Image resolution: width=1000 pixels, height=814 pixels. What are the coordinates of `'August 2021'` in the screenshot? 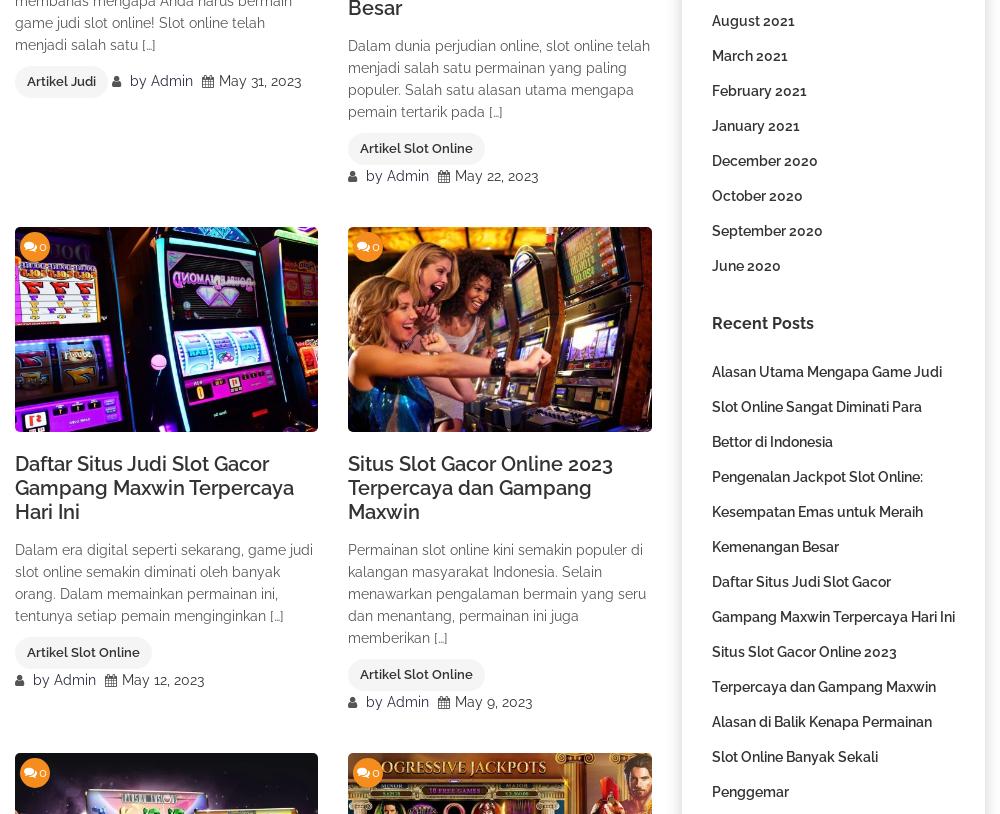 It's located at (752, 19).